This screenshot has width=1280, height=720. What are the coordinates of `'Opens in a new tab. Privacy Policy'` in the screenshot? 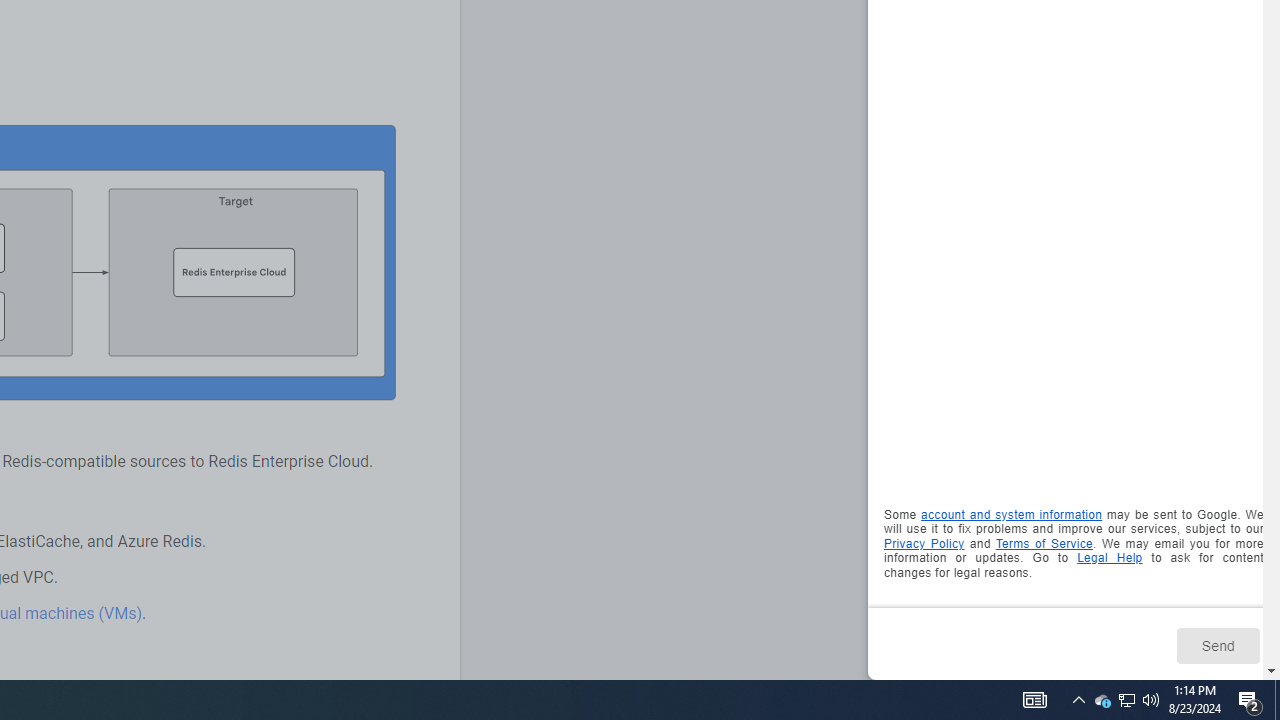 It's located at (923, 543).